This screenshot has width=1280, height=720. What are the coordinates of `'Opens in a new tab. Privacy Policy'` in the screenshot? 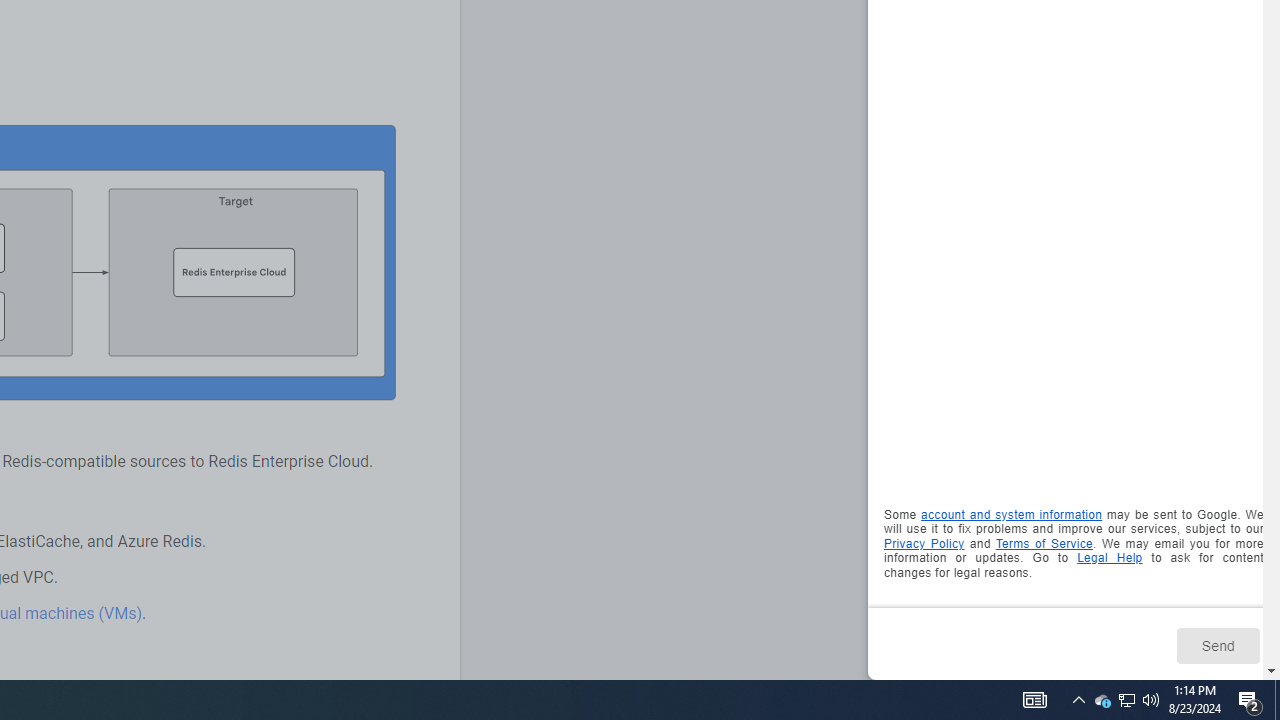 It's located at (923, 543).